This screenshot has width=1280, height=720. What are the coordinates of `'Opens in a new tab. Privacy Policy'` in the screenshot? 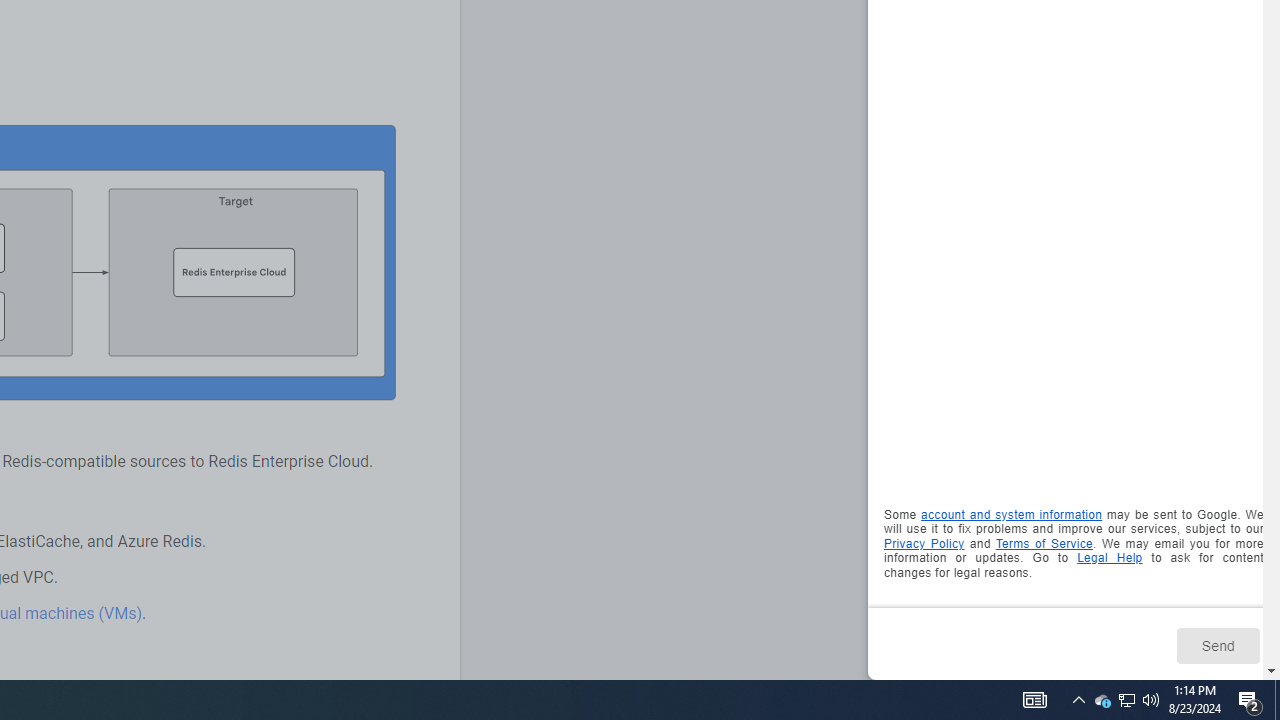 It's located at (923, 543).